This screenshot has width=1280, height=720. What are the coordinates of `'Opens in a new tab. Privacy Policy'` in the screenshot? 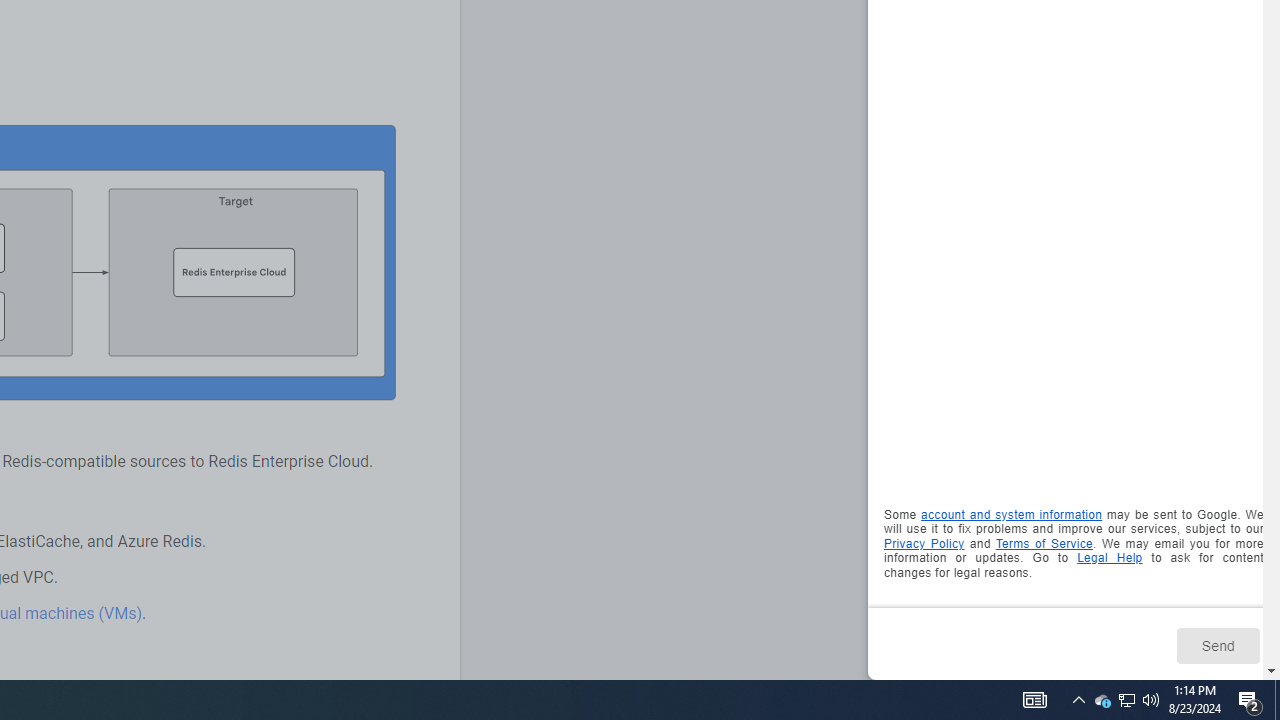 It's located at (923, 543).